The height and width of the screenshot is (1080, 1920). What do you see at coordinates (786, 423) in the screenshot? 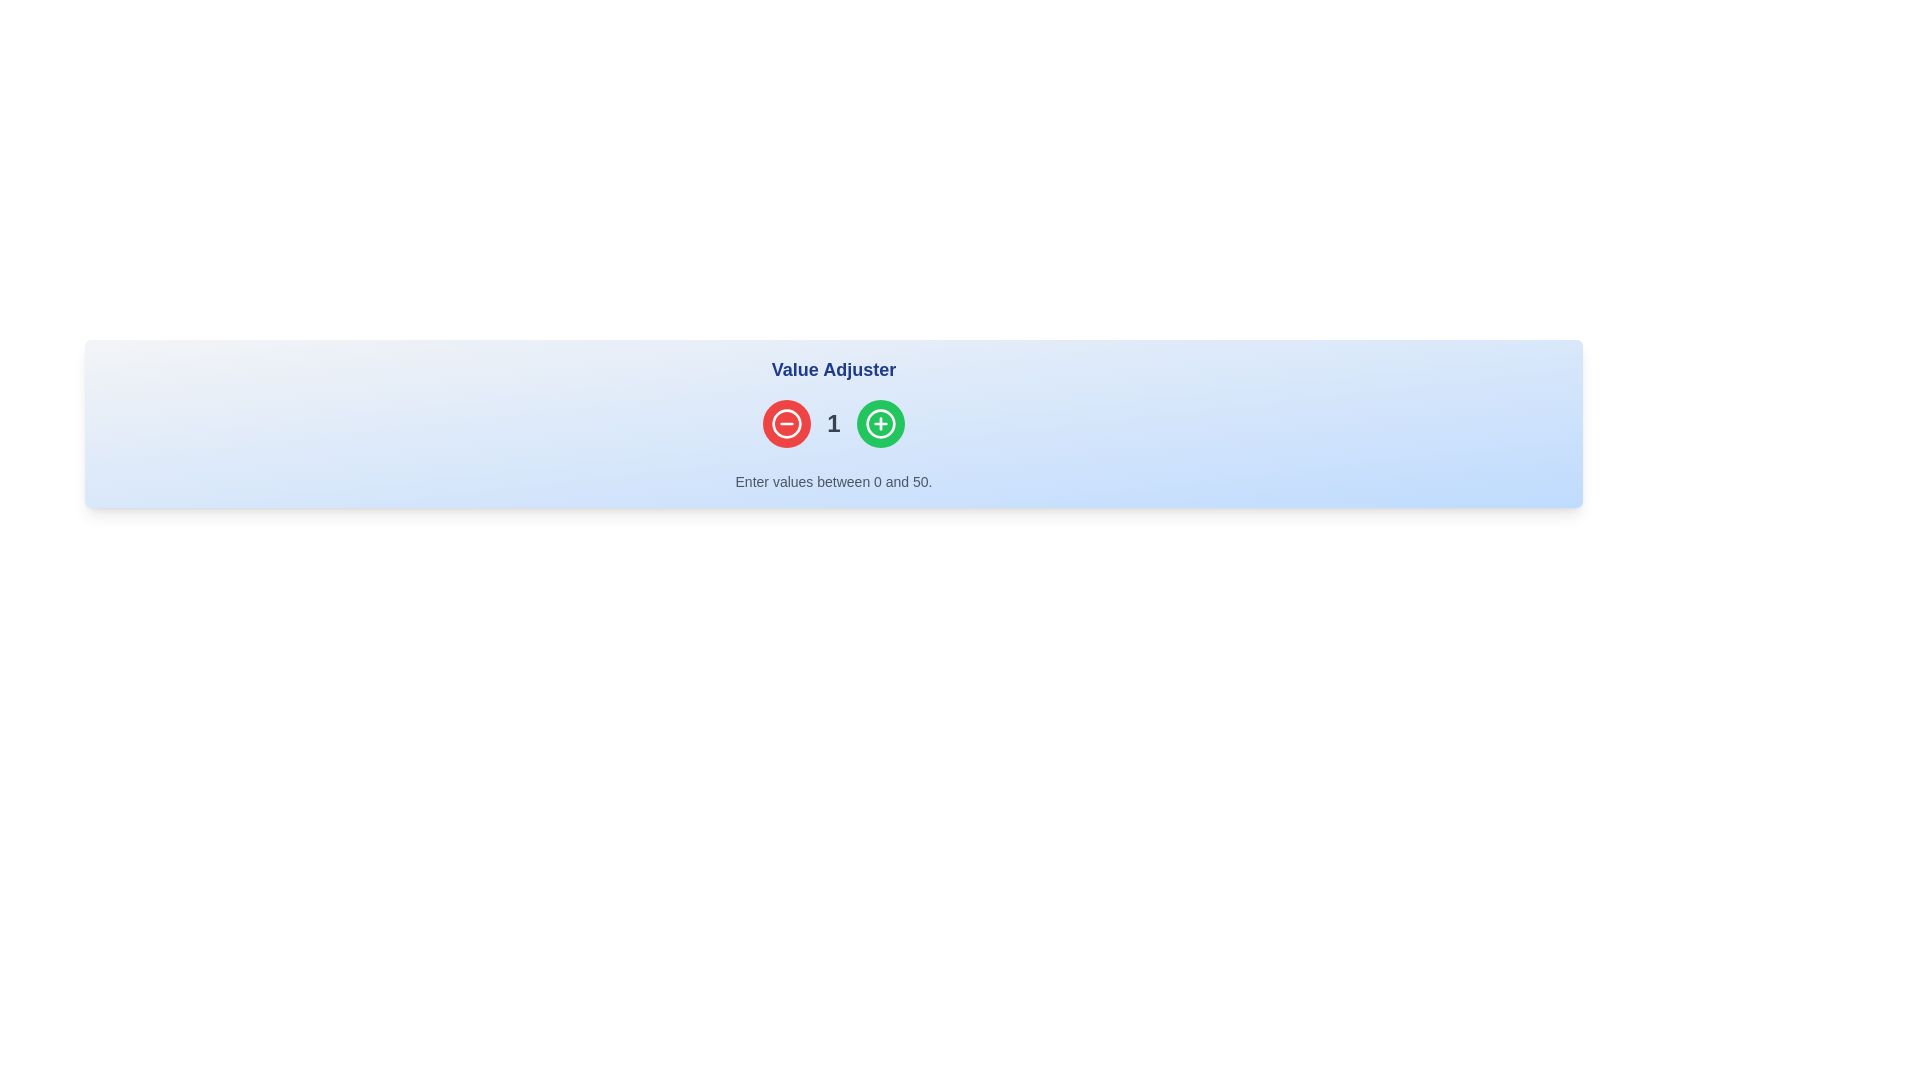
I see `the red circular minus button located beneath the 'Value Adjuster' text for keyboard interaction` at bounding box center [786, 423].